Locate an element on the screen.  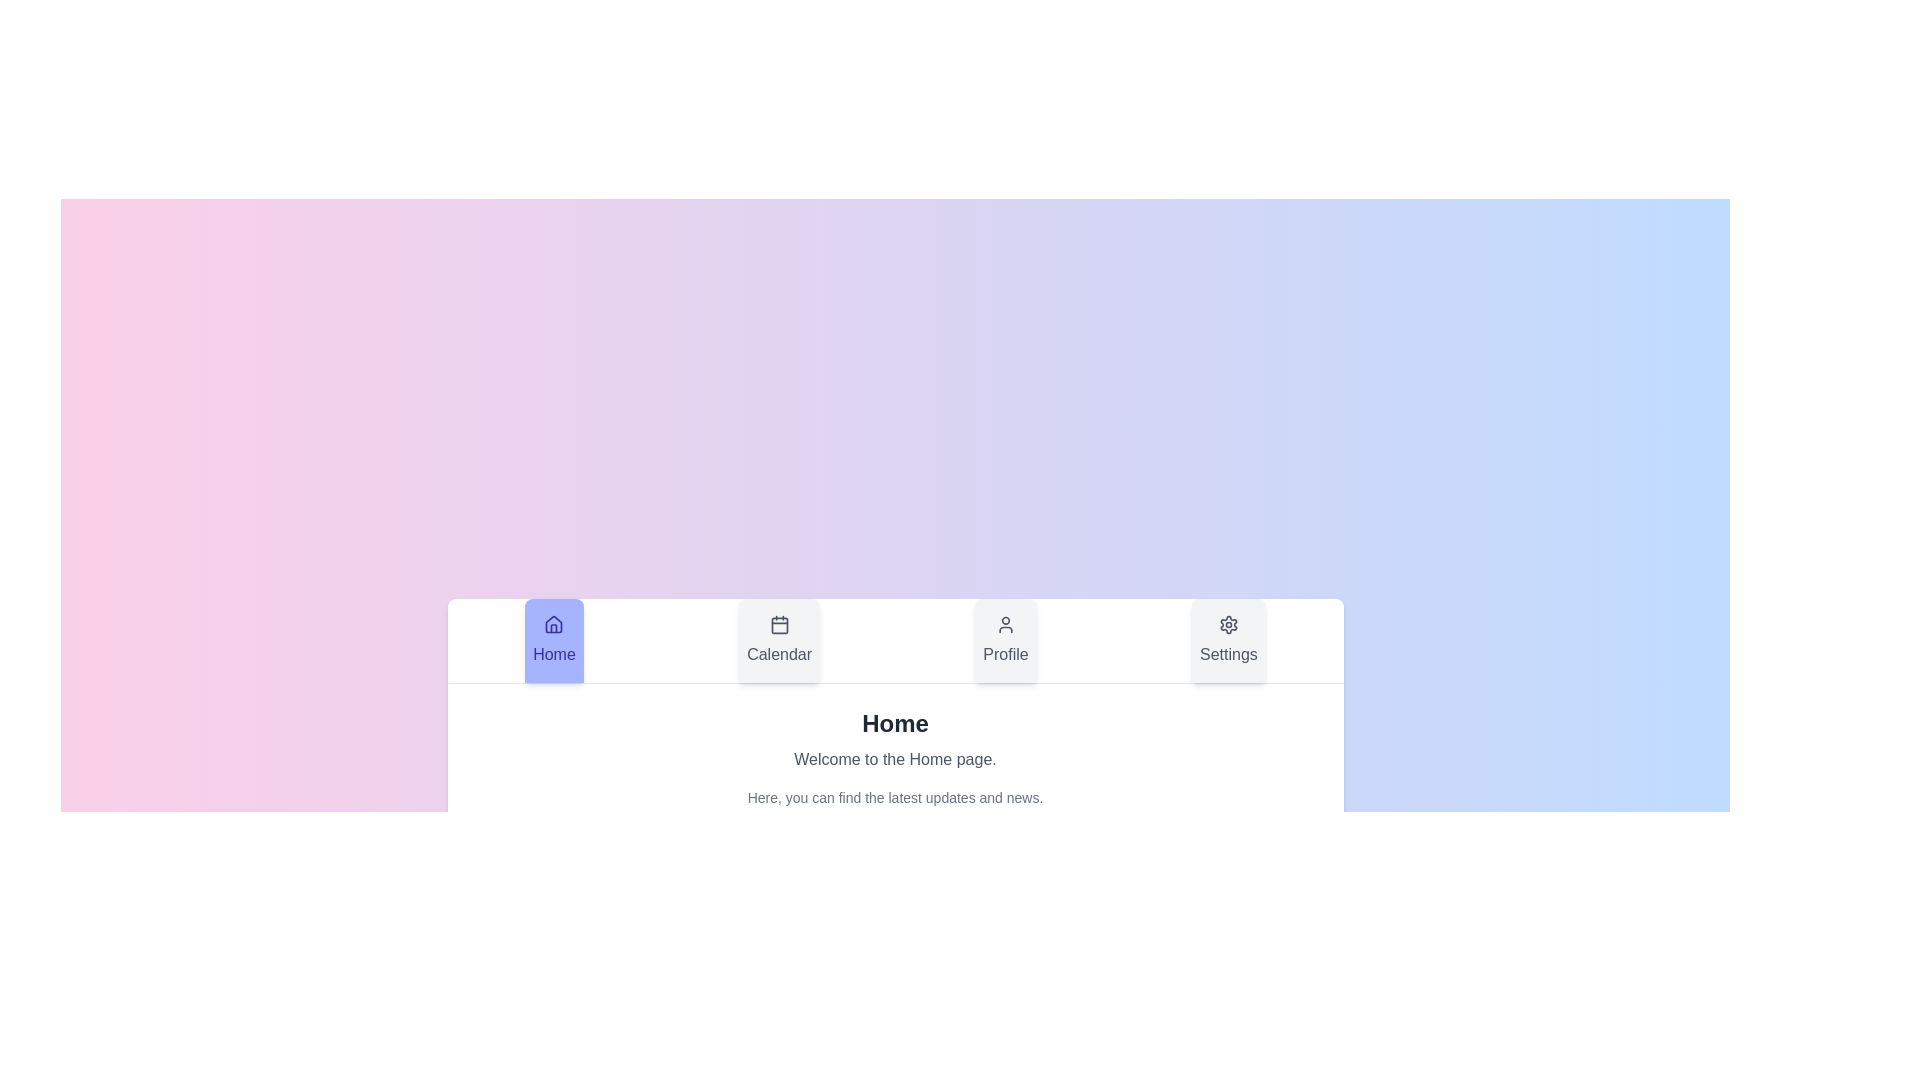
the tab labeled Settings is located at coordinates (1227, 640).